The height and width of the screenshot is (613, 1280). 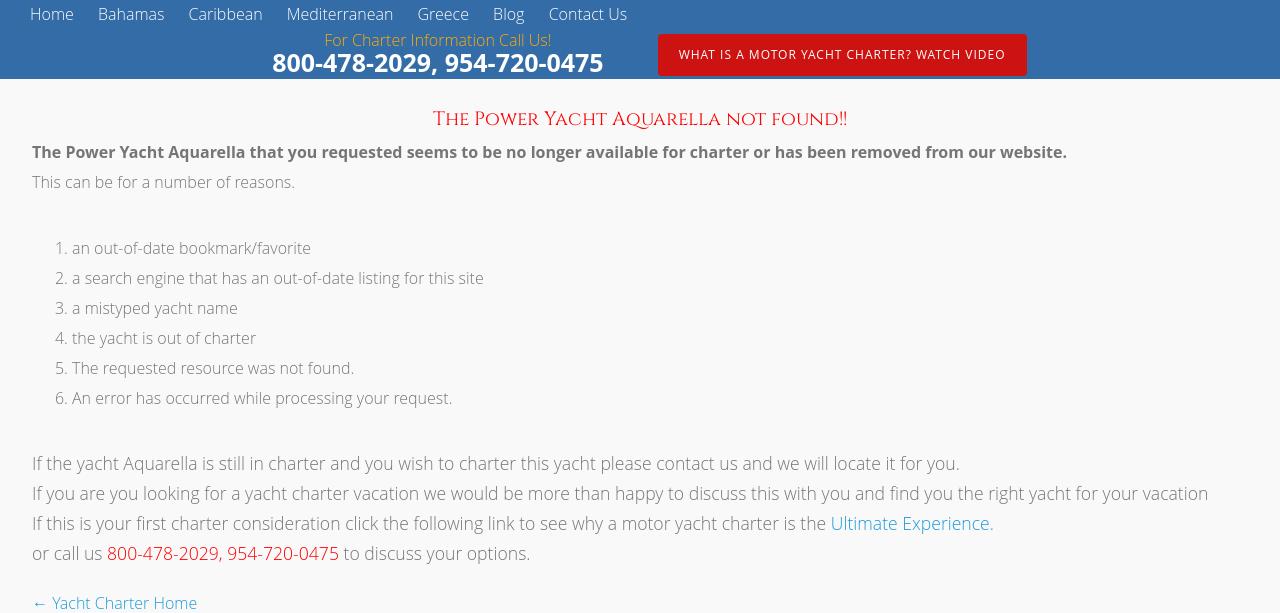 I want to click on 'a mistyped yacht name', so click(x=72, y=306).